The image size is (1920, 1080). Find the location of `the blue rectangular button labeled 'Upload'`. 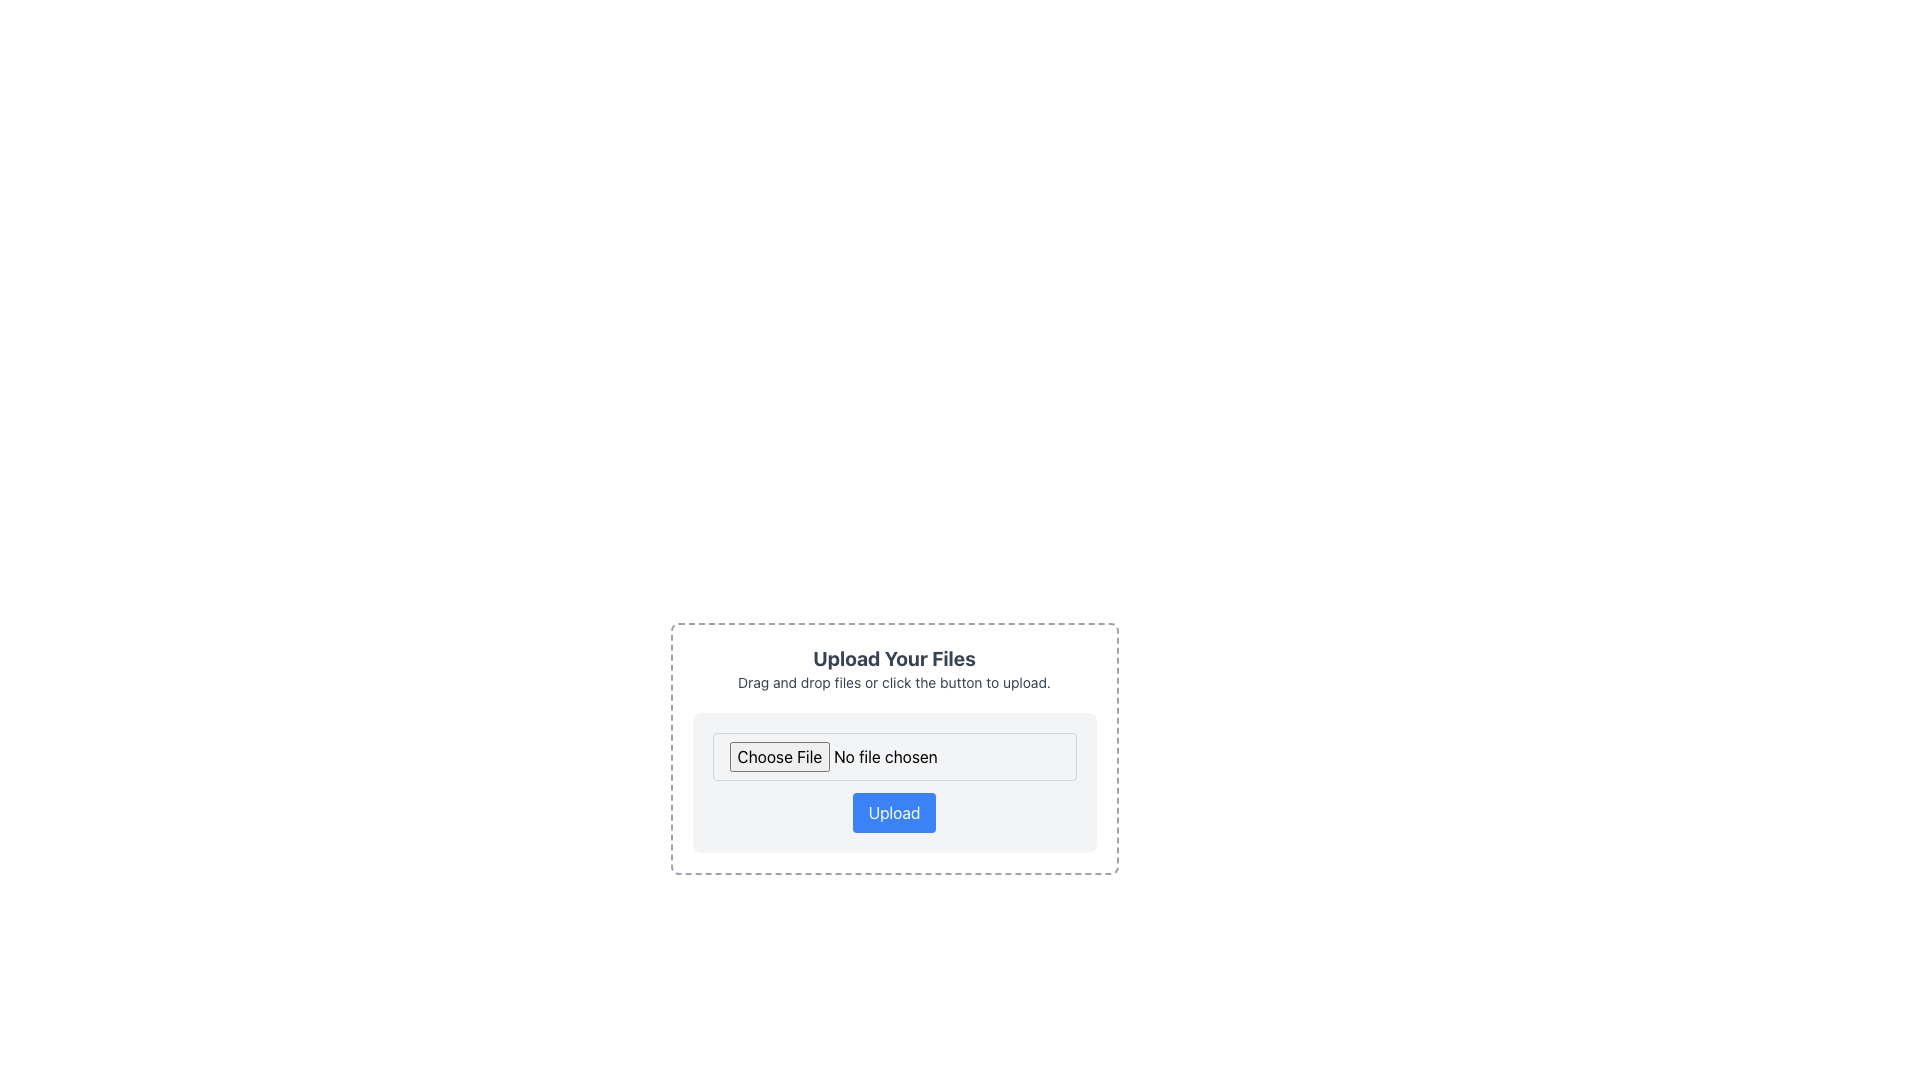

the blue rectangular button labeled 'Upload' is located at coordinates (893, 813).